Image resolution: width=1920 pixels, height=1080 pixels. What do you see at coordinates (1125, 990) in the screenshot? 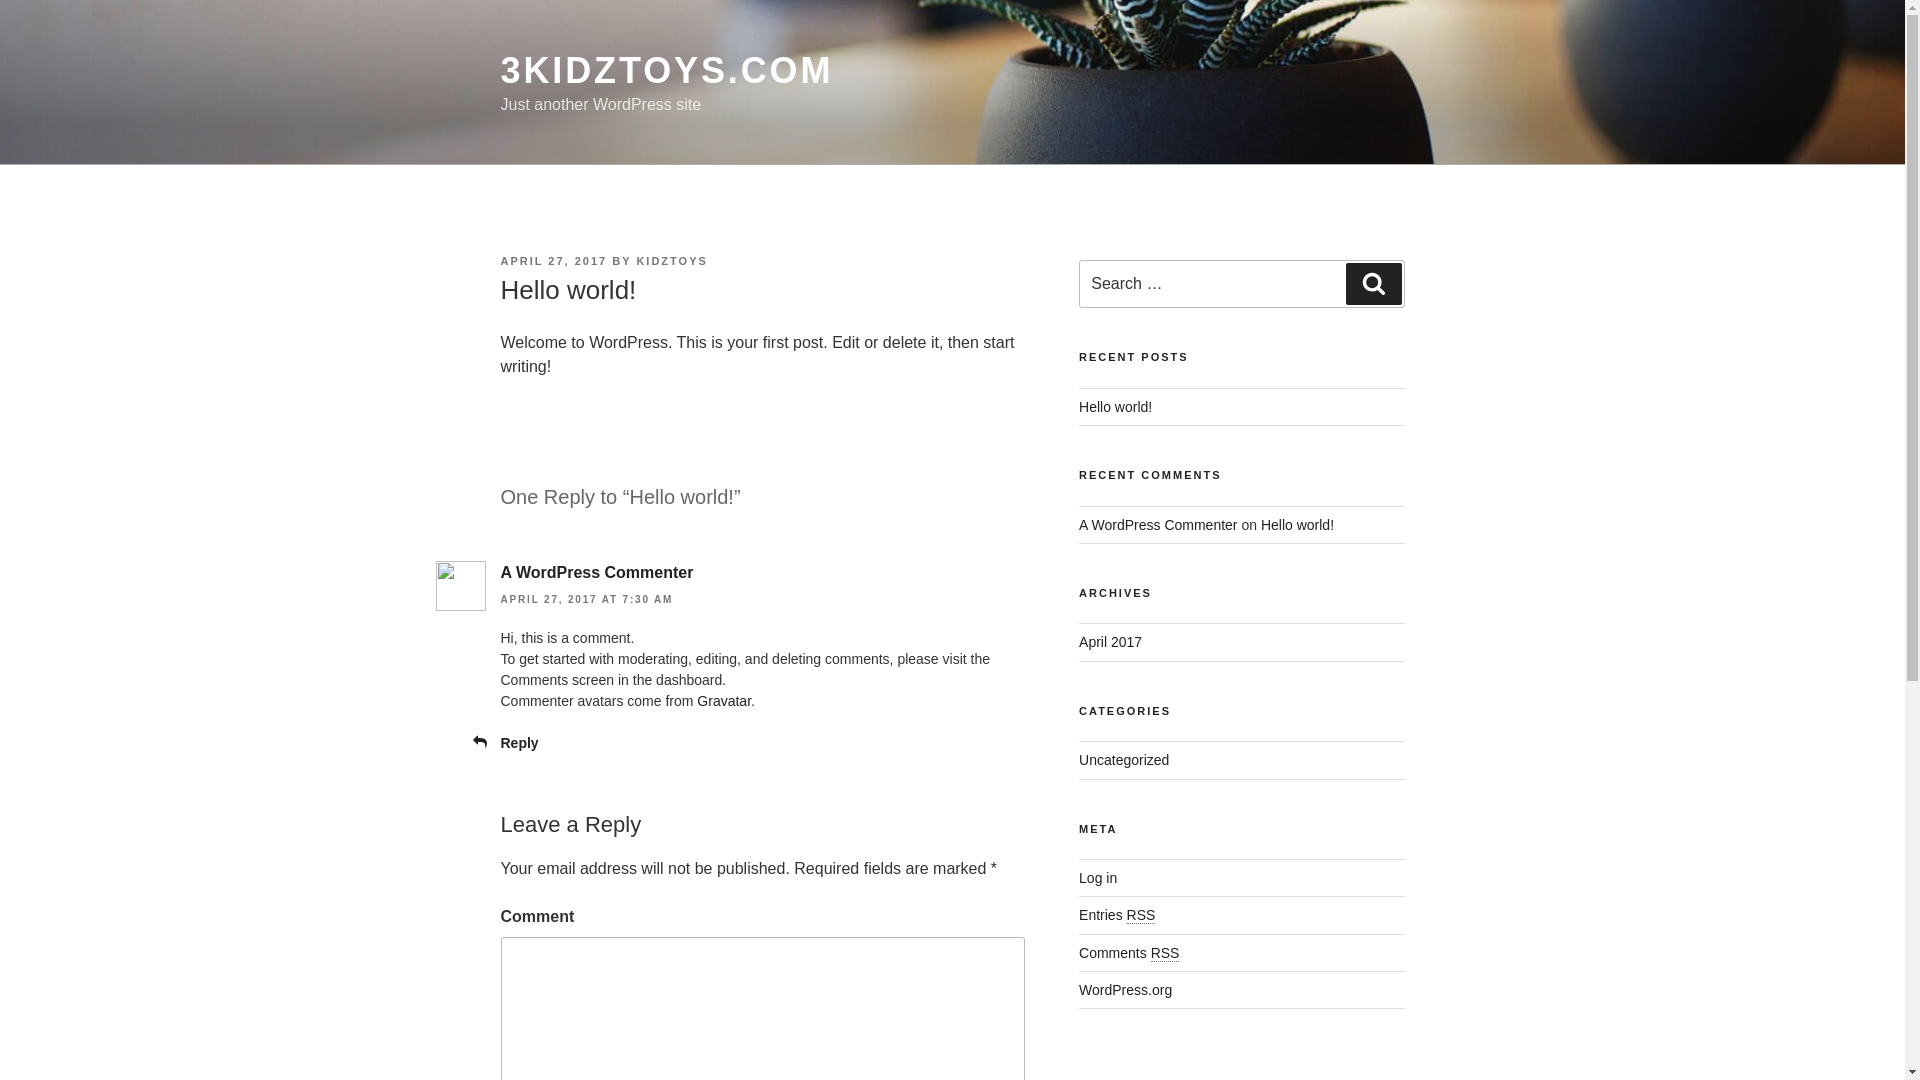
I see `'WordPress.org'` at bounding box center [1125, 990].